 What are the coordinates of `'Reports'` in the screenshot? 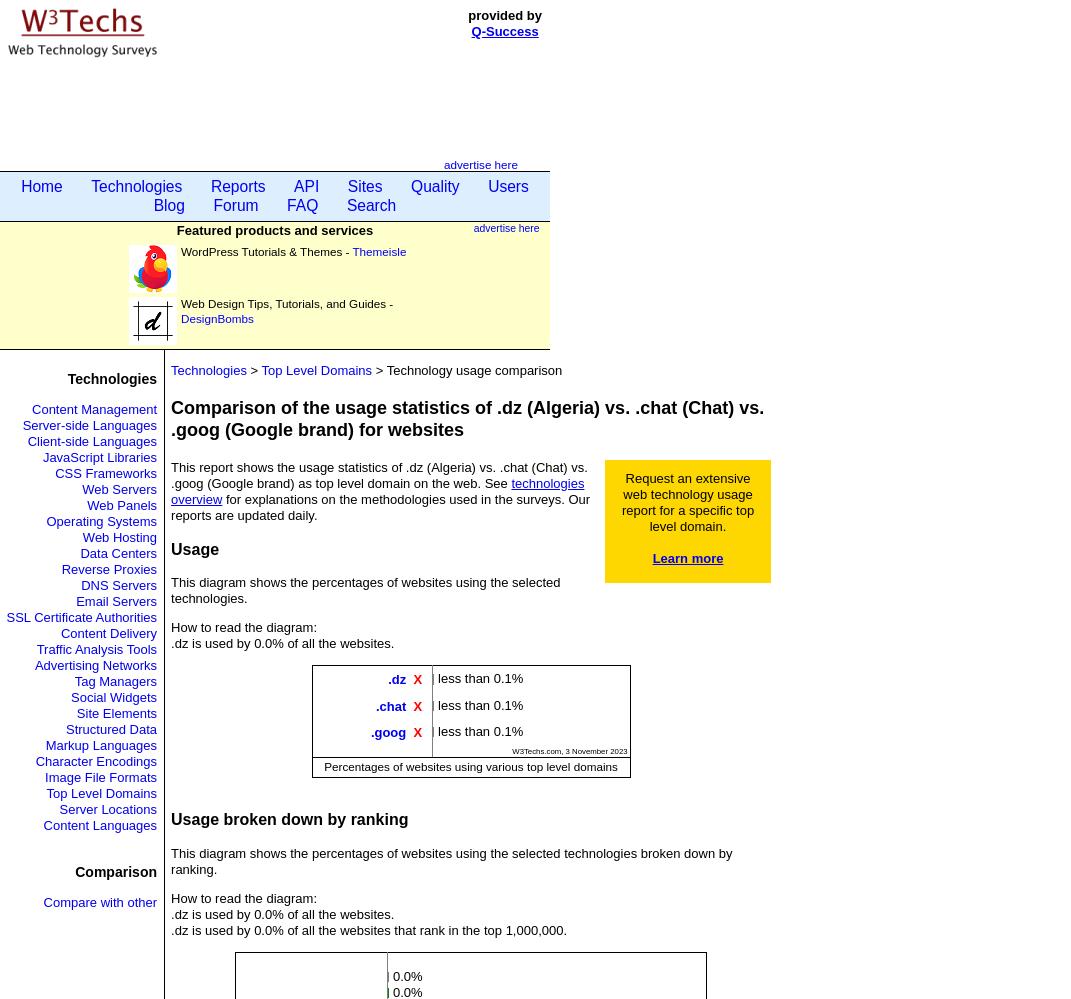 It's located at (237, 185).